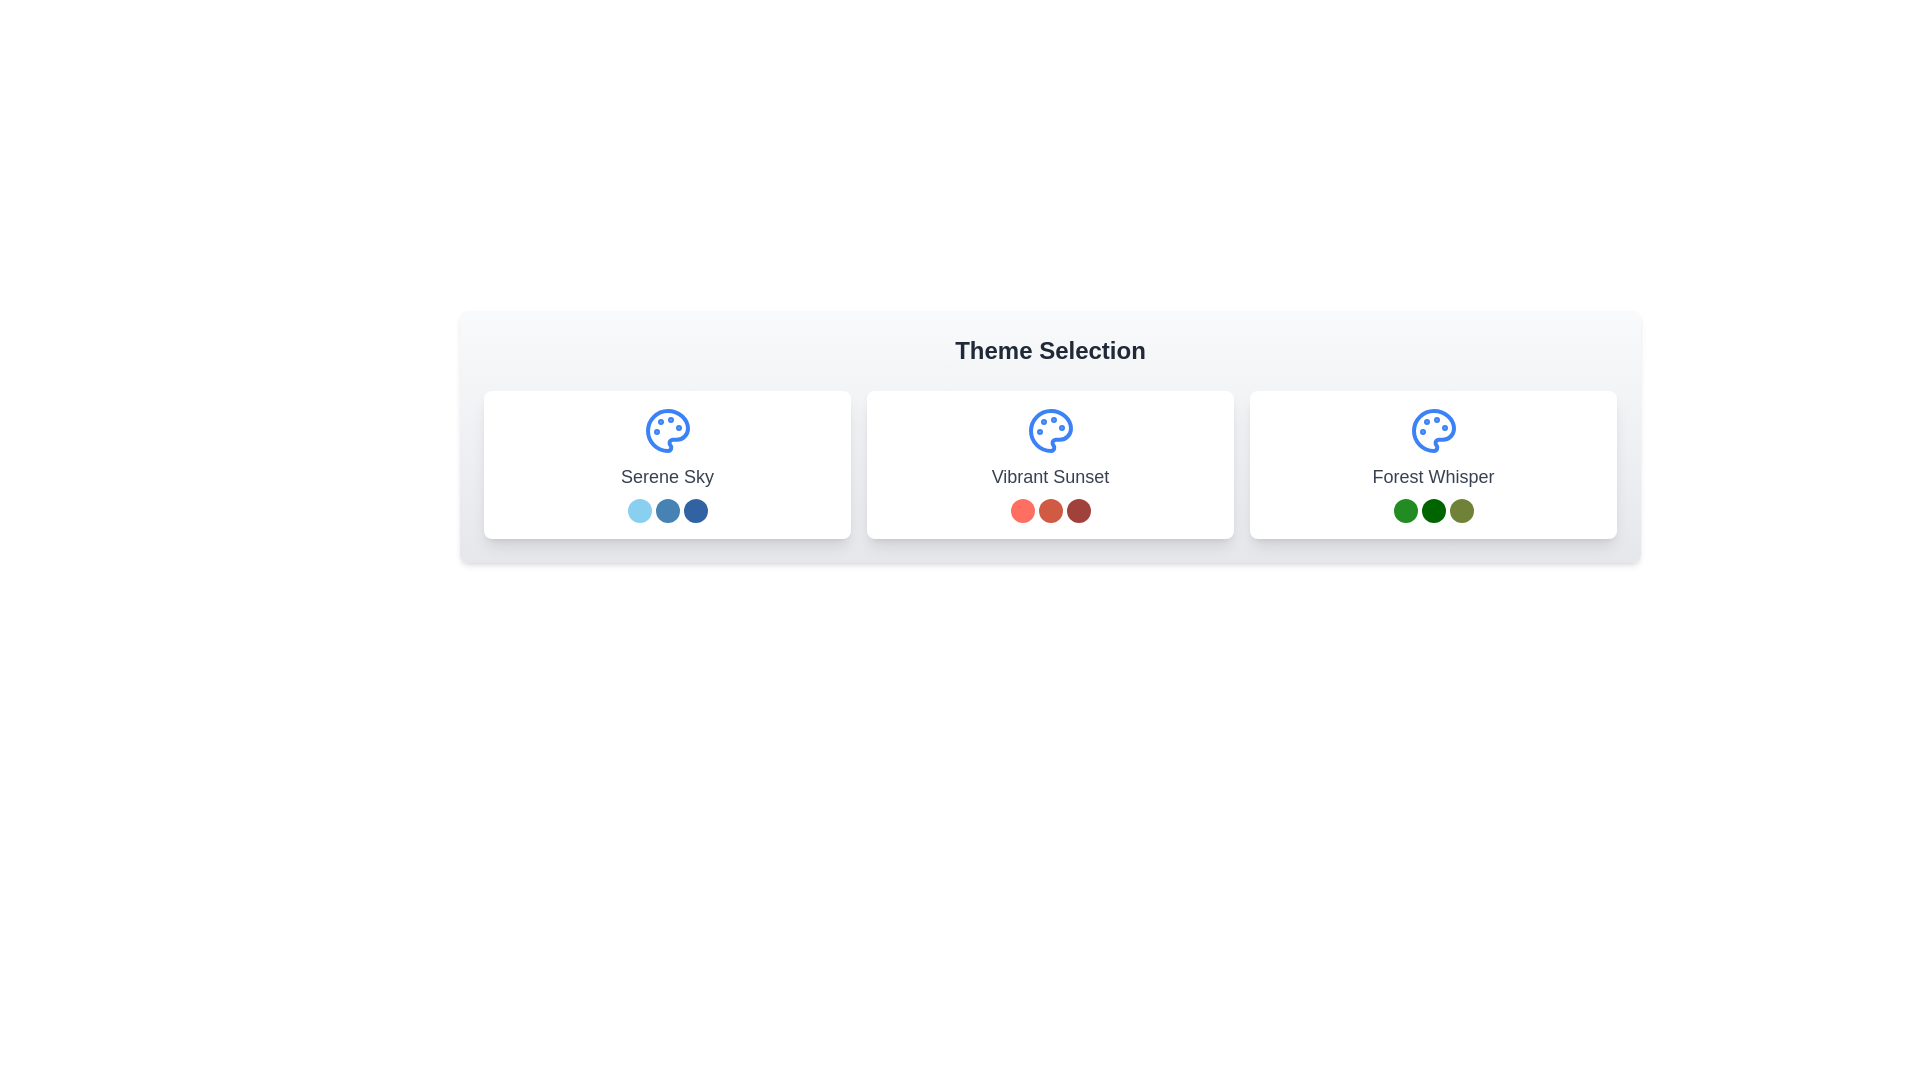  I want to click on the second circular indicator with a dark green background below the 'Forest Whisper' label, so click(1432, 509).